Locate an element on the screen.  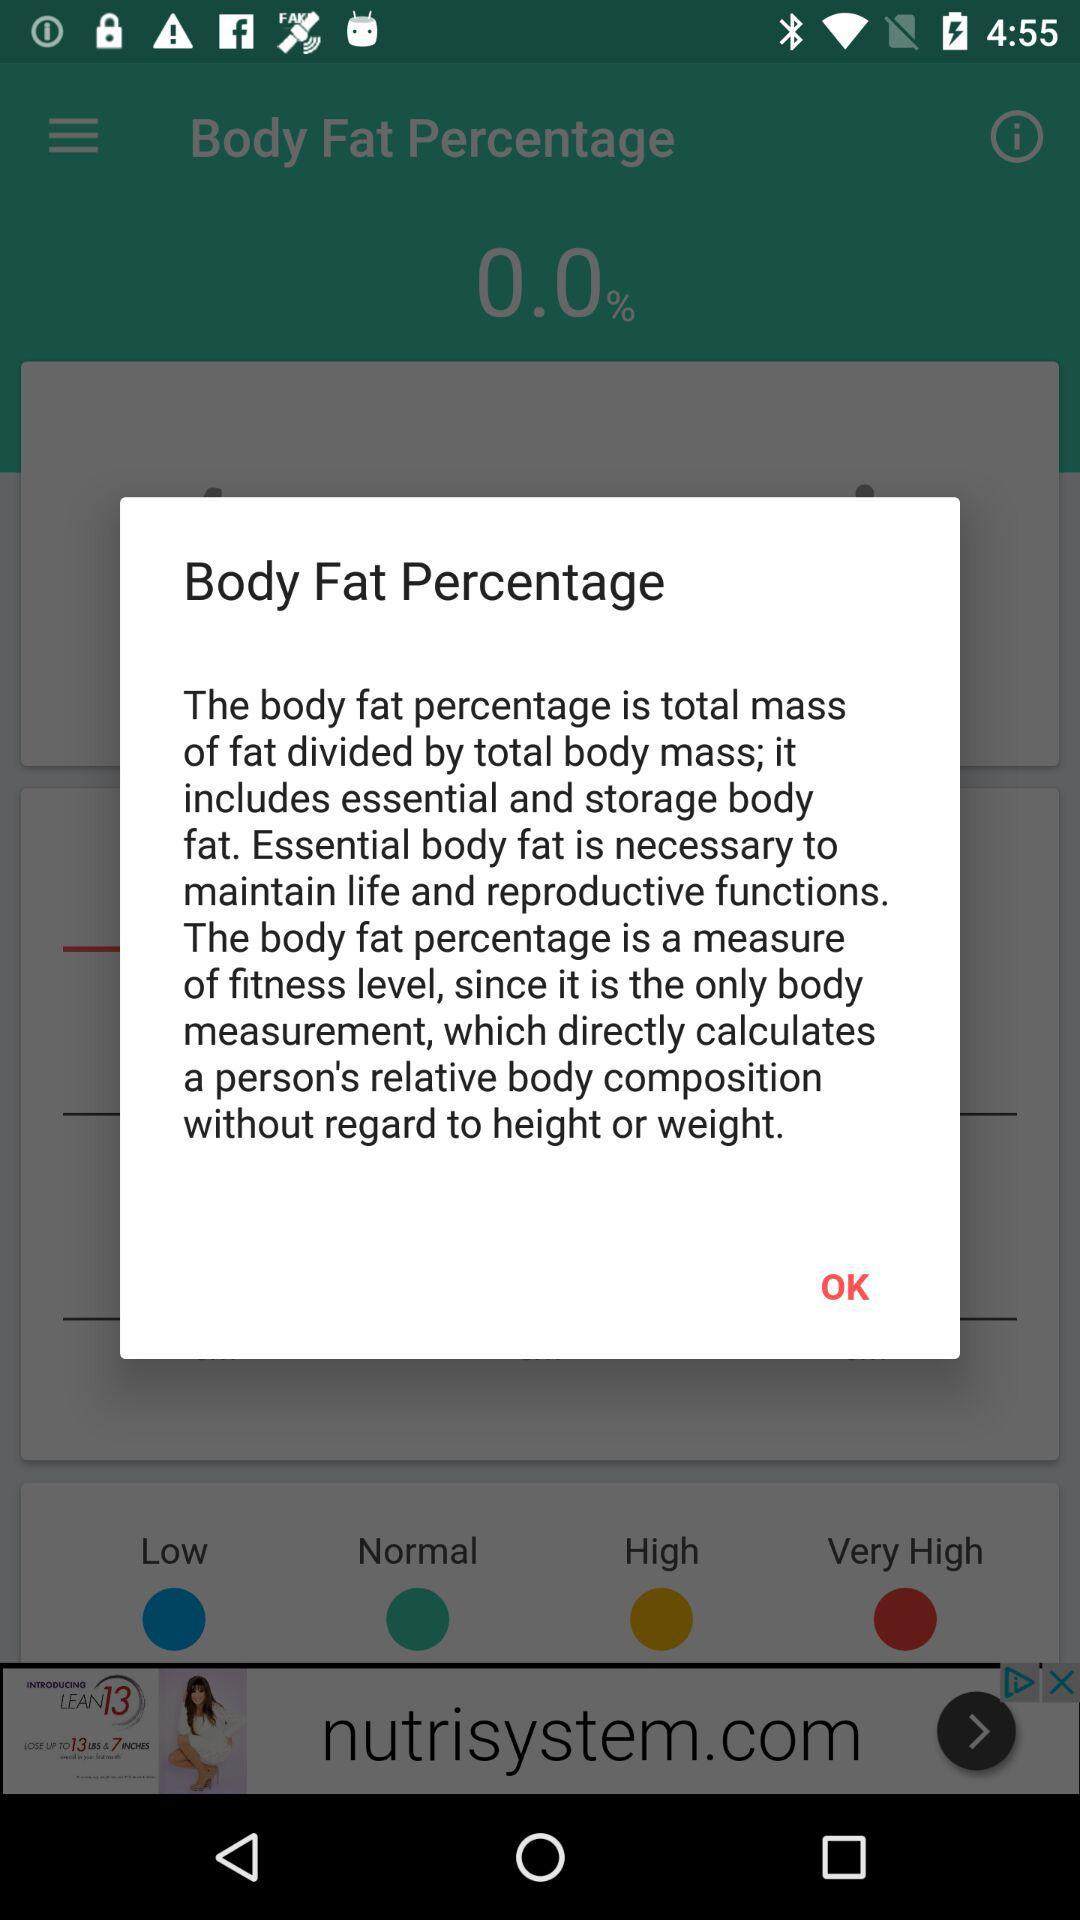
ok is located at coordinates (844, 1285).